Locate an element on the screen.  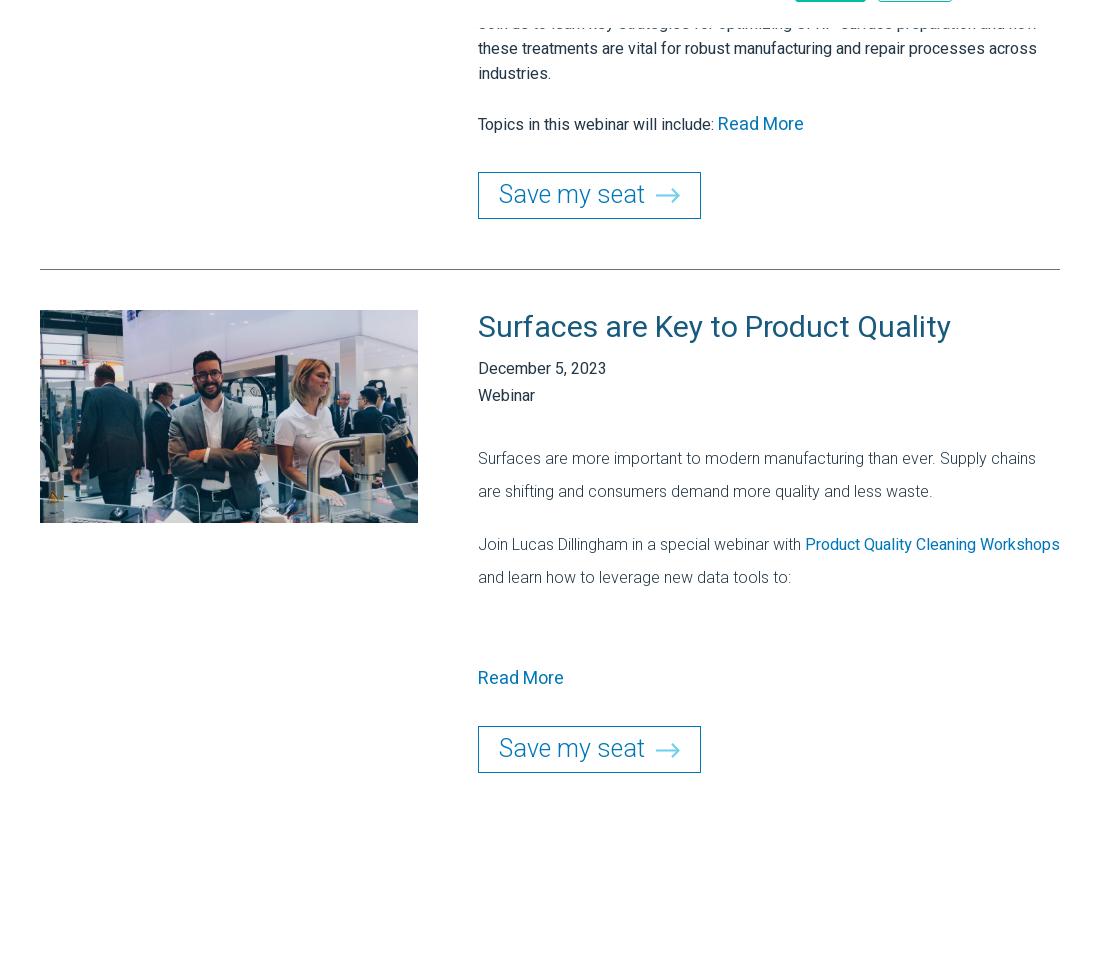
'Surfaces are Key to Product Quality' is located at coordinates (713, 326).